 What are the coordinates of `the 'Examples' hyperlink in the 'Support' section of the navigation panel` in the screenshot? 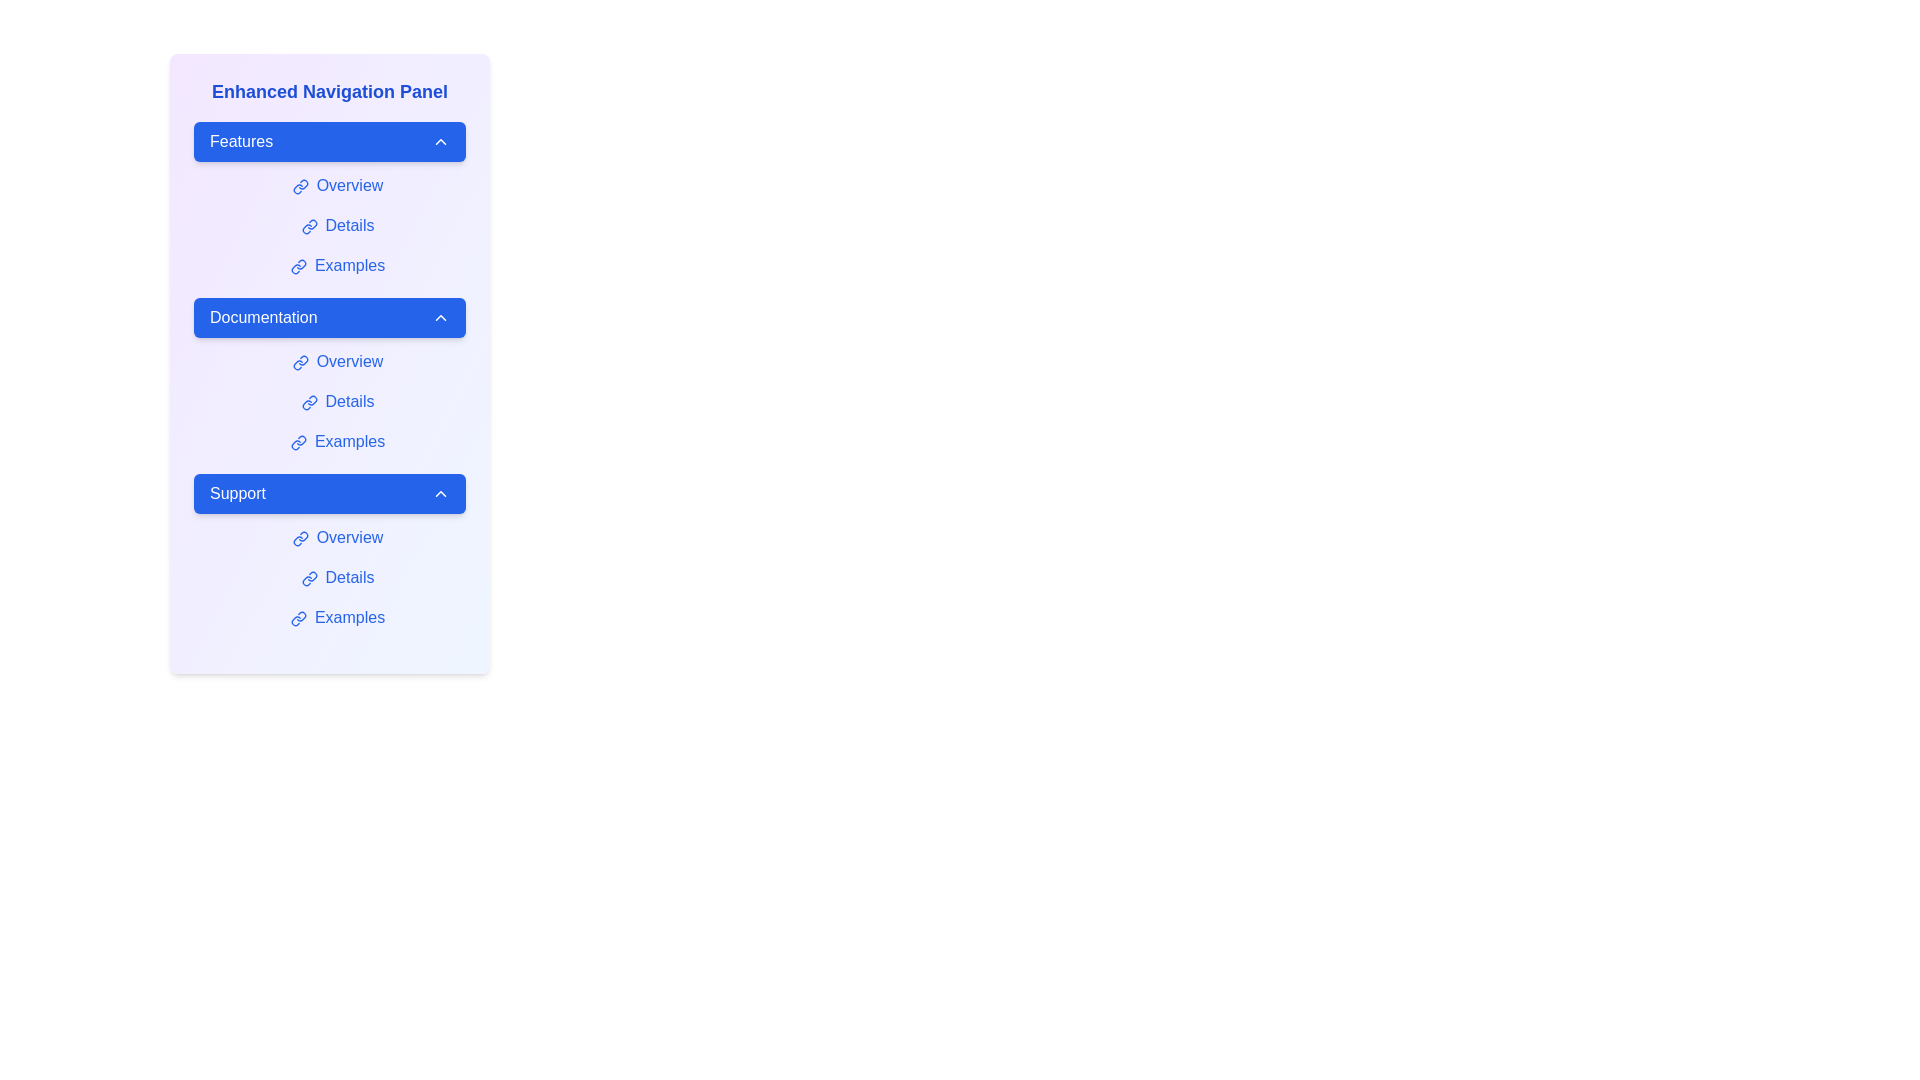 It's located at (337, 616).